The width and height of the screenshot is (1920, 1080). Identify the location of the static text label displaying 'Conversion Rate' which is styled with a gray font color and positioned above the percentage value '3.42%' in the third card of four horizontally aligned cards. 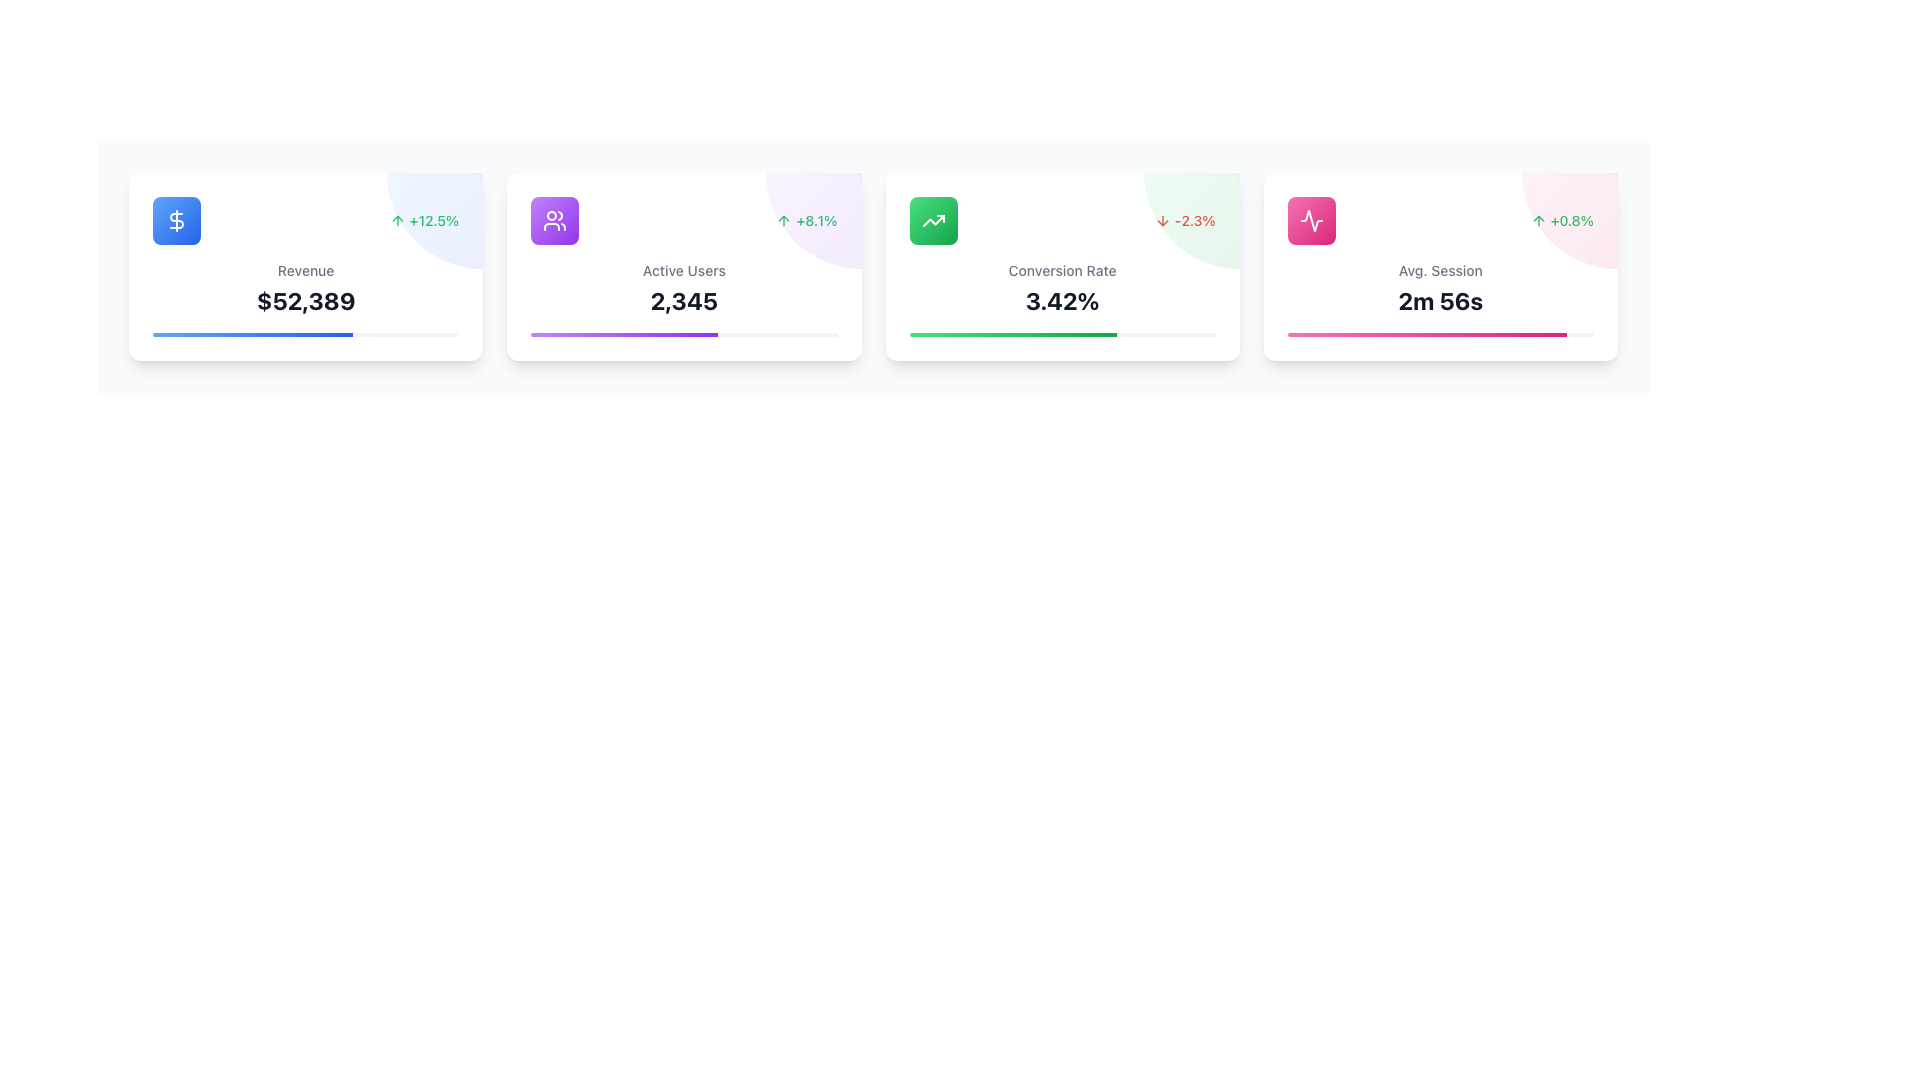
(1061, 270).